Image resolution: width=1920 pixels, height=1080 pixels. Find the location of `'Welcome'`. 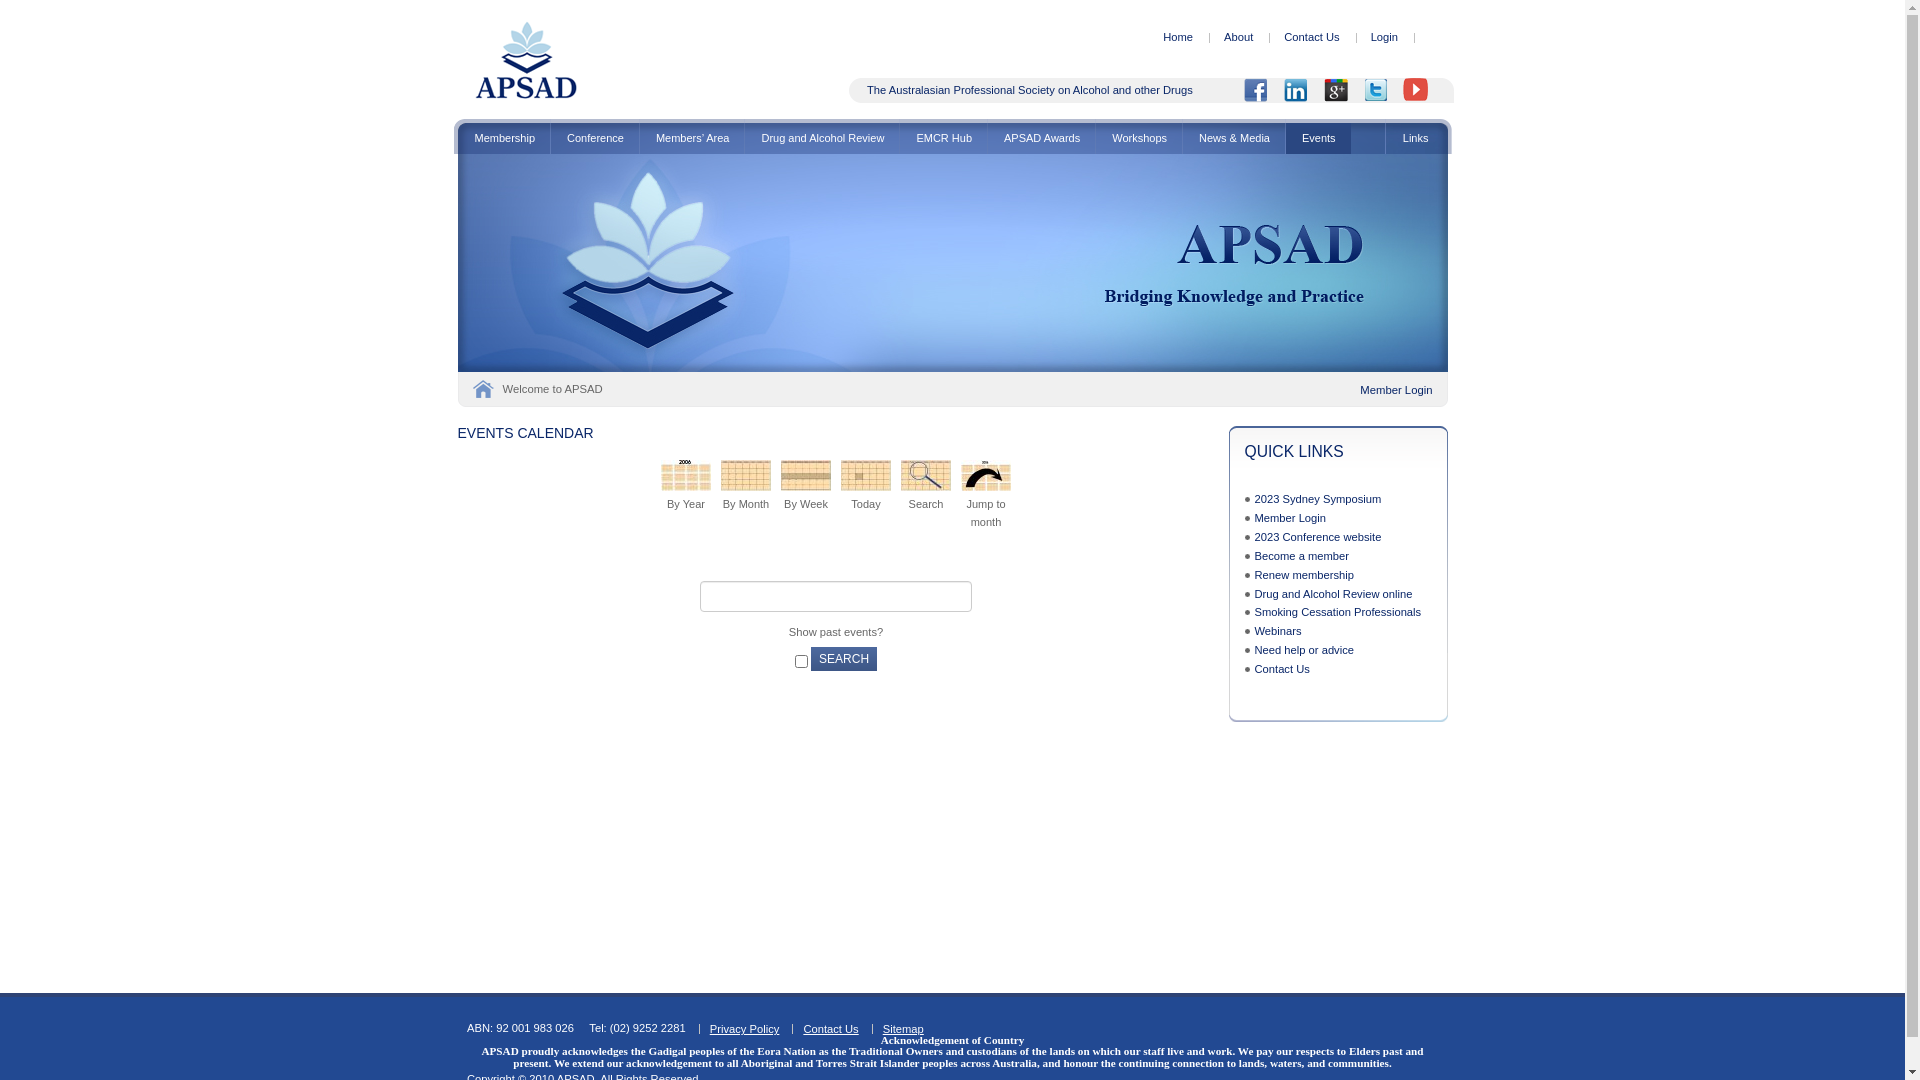

'Welcome' is located at coordinates (481, 389).